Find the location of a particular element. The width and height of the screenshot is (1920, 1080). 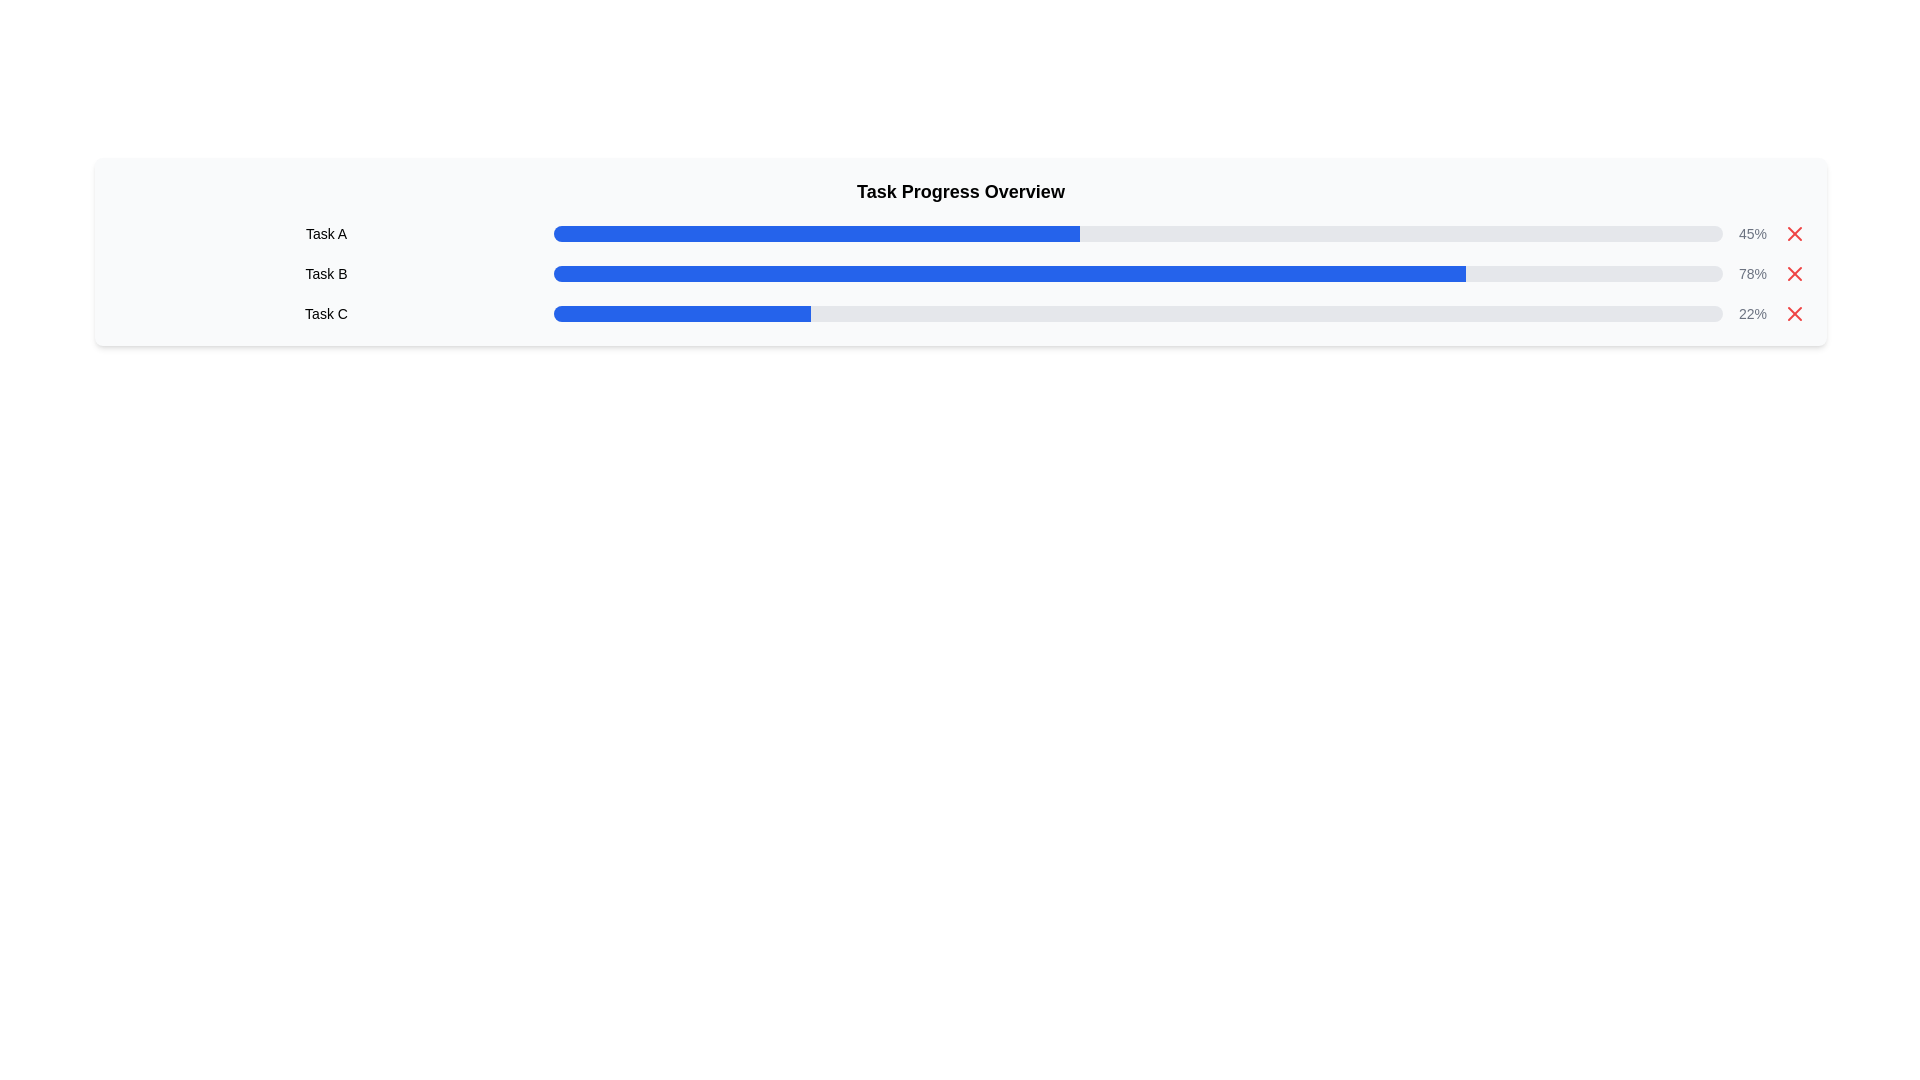

the small red 'X' icon is located at coordinates (1795, 233).